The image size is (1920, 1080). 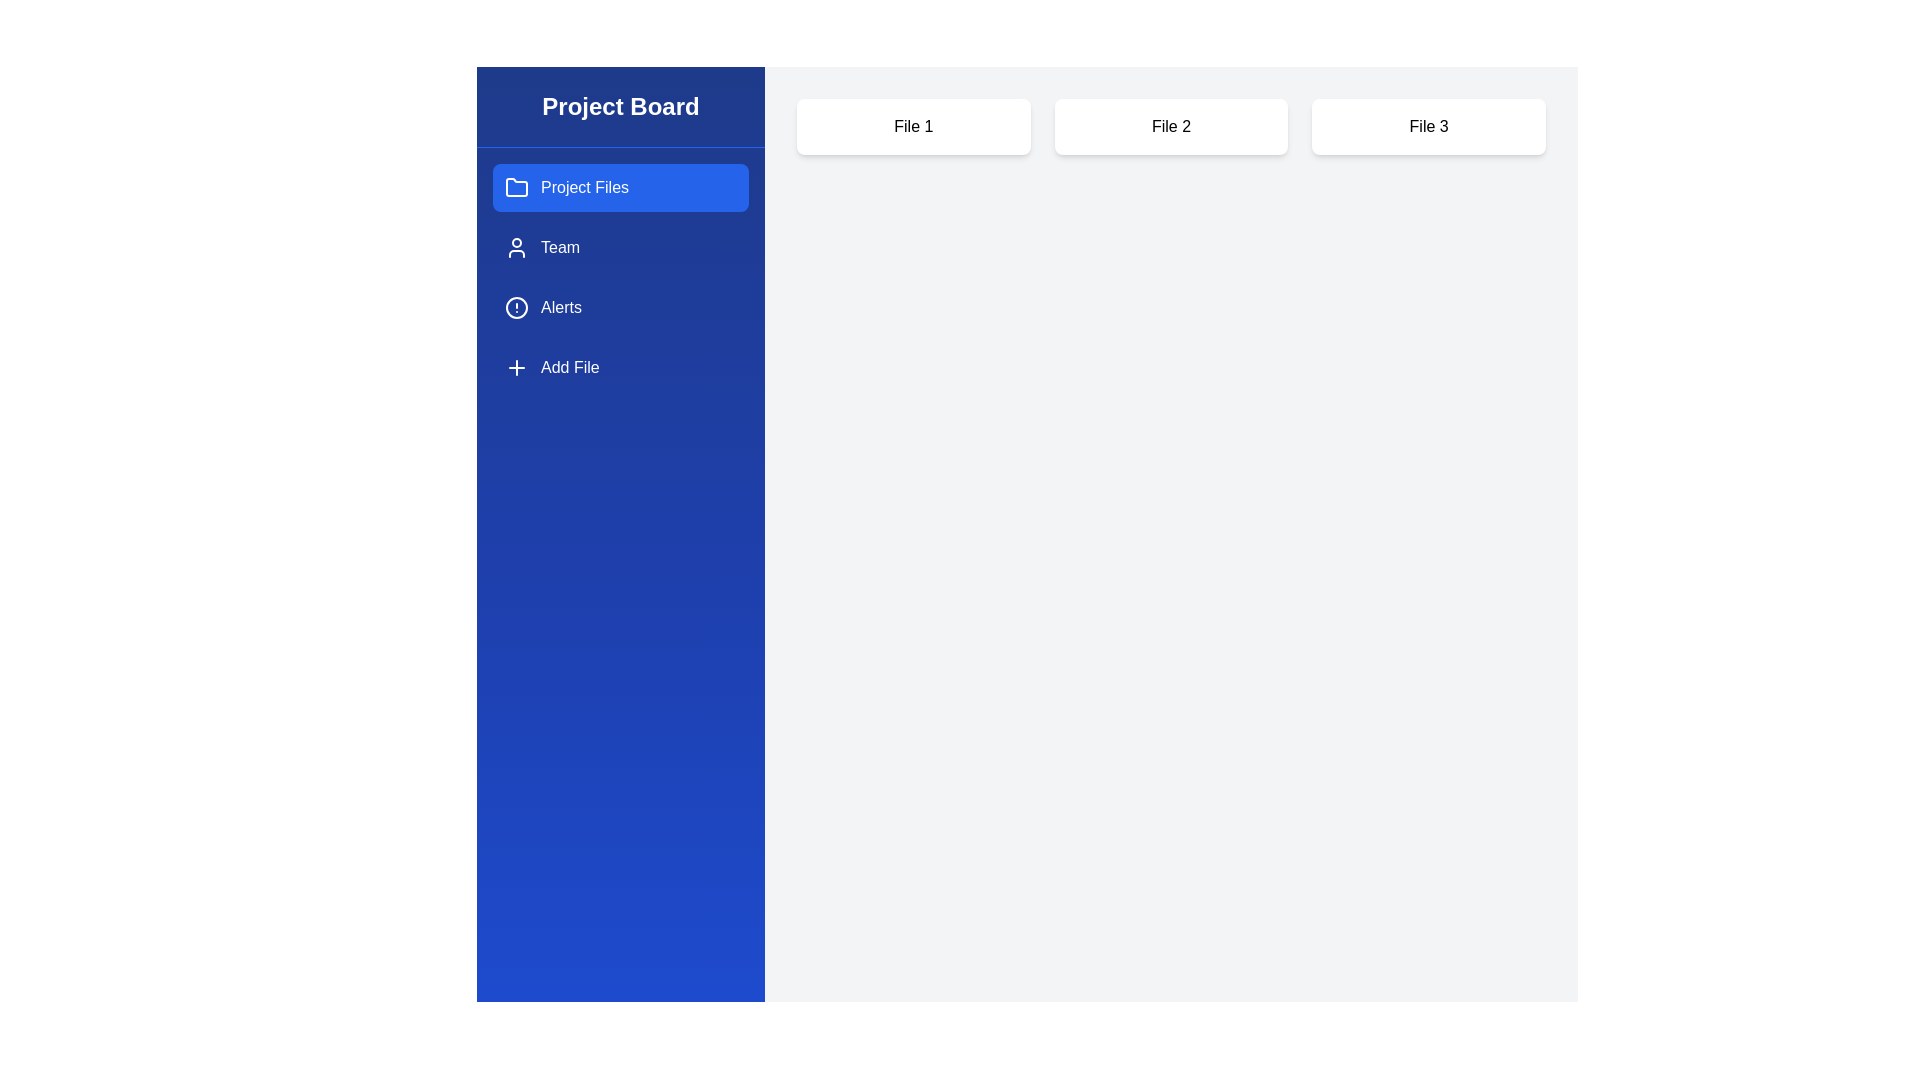 I want to click on the Card with the text 'File 3', which is the third item in a row of three cards arranged horizontally, located to the far right of the row, so click(x=1428, y=127).